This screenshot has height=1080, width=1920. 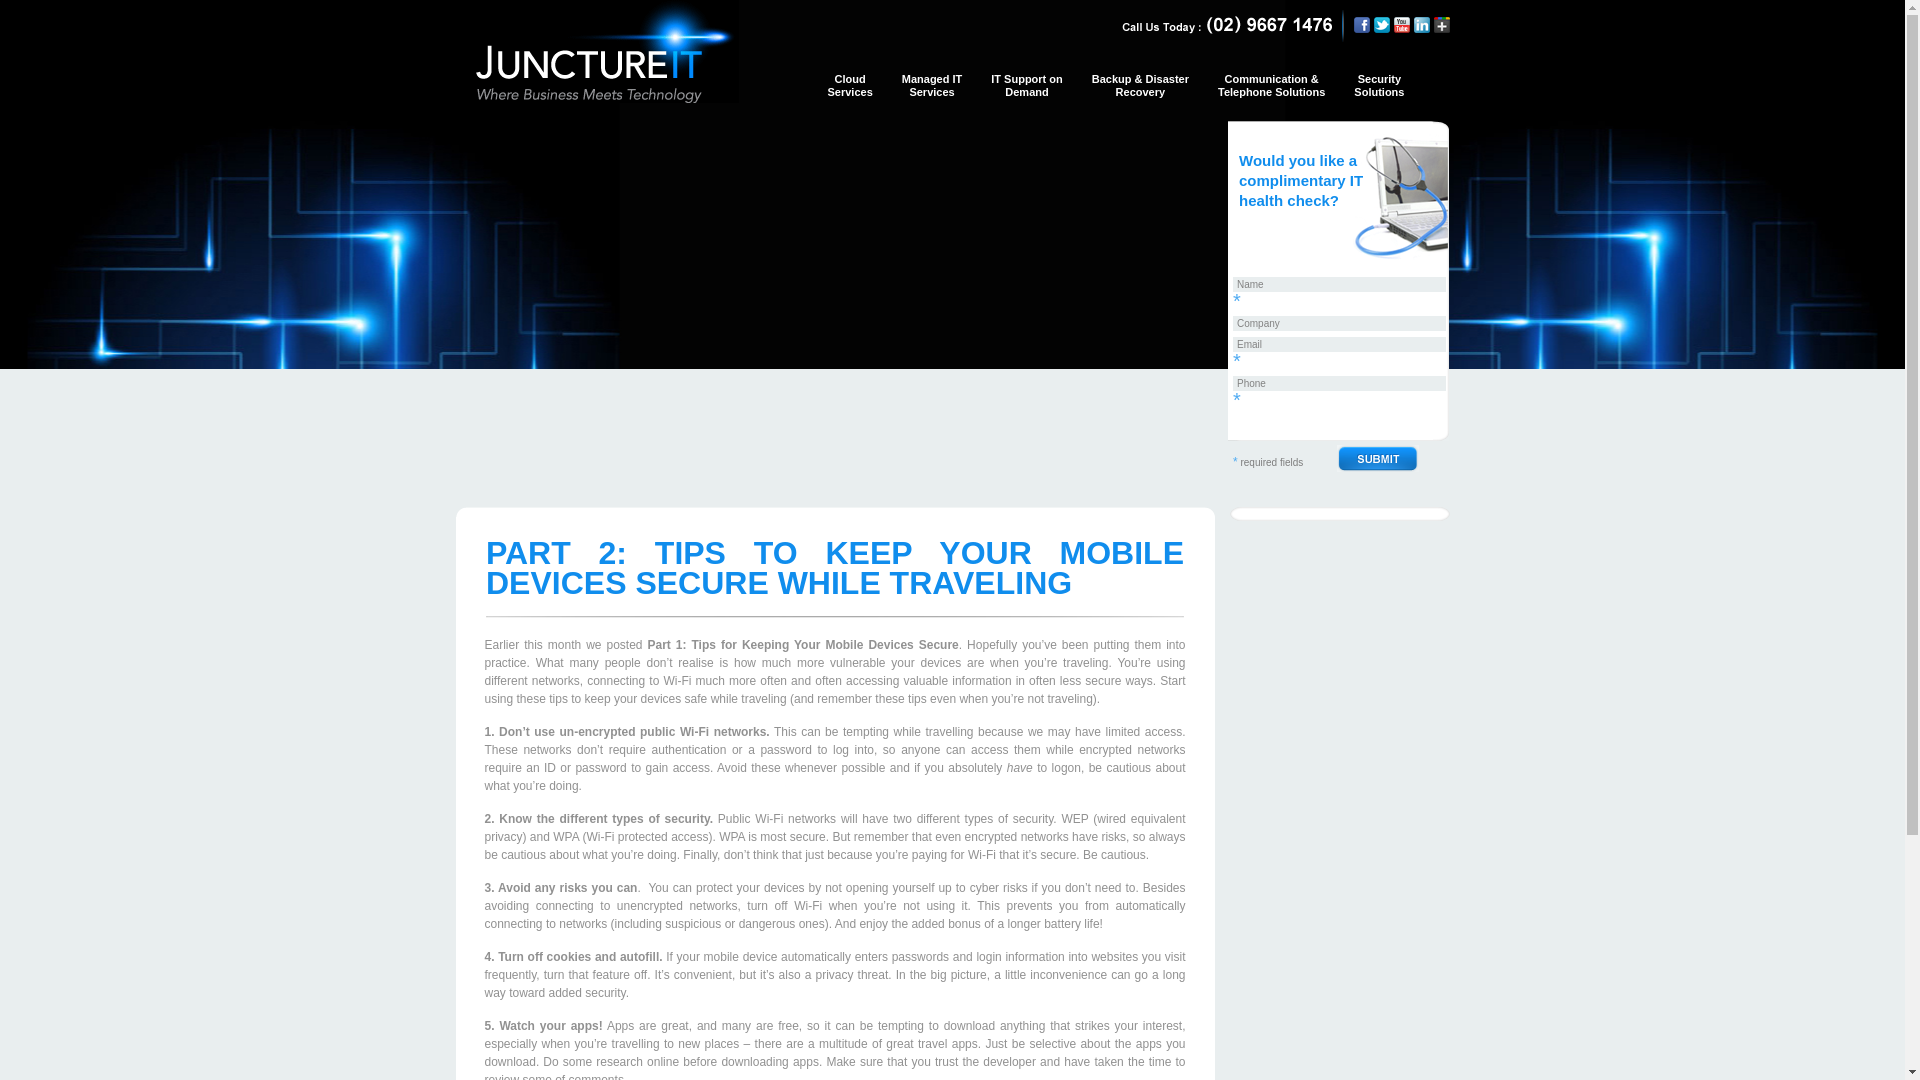 I want to click on 'Security, so click(x=1377, y=91).